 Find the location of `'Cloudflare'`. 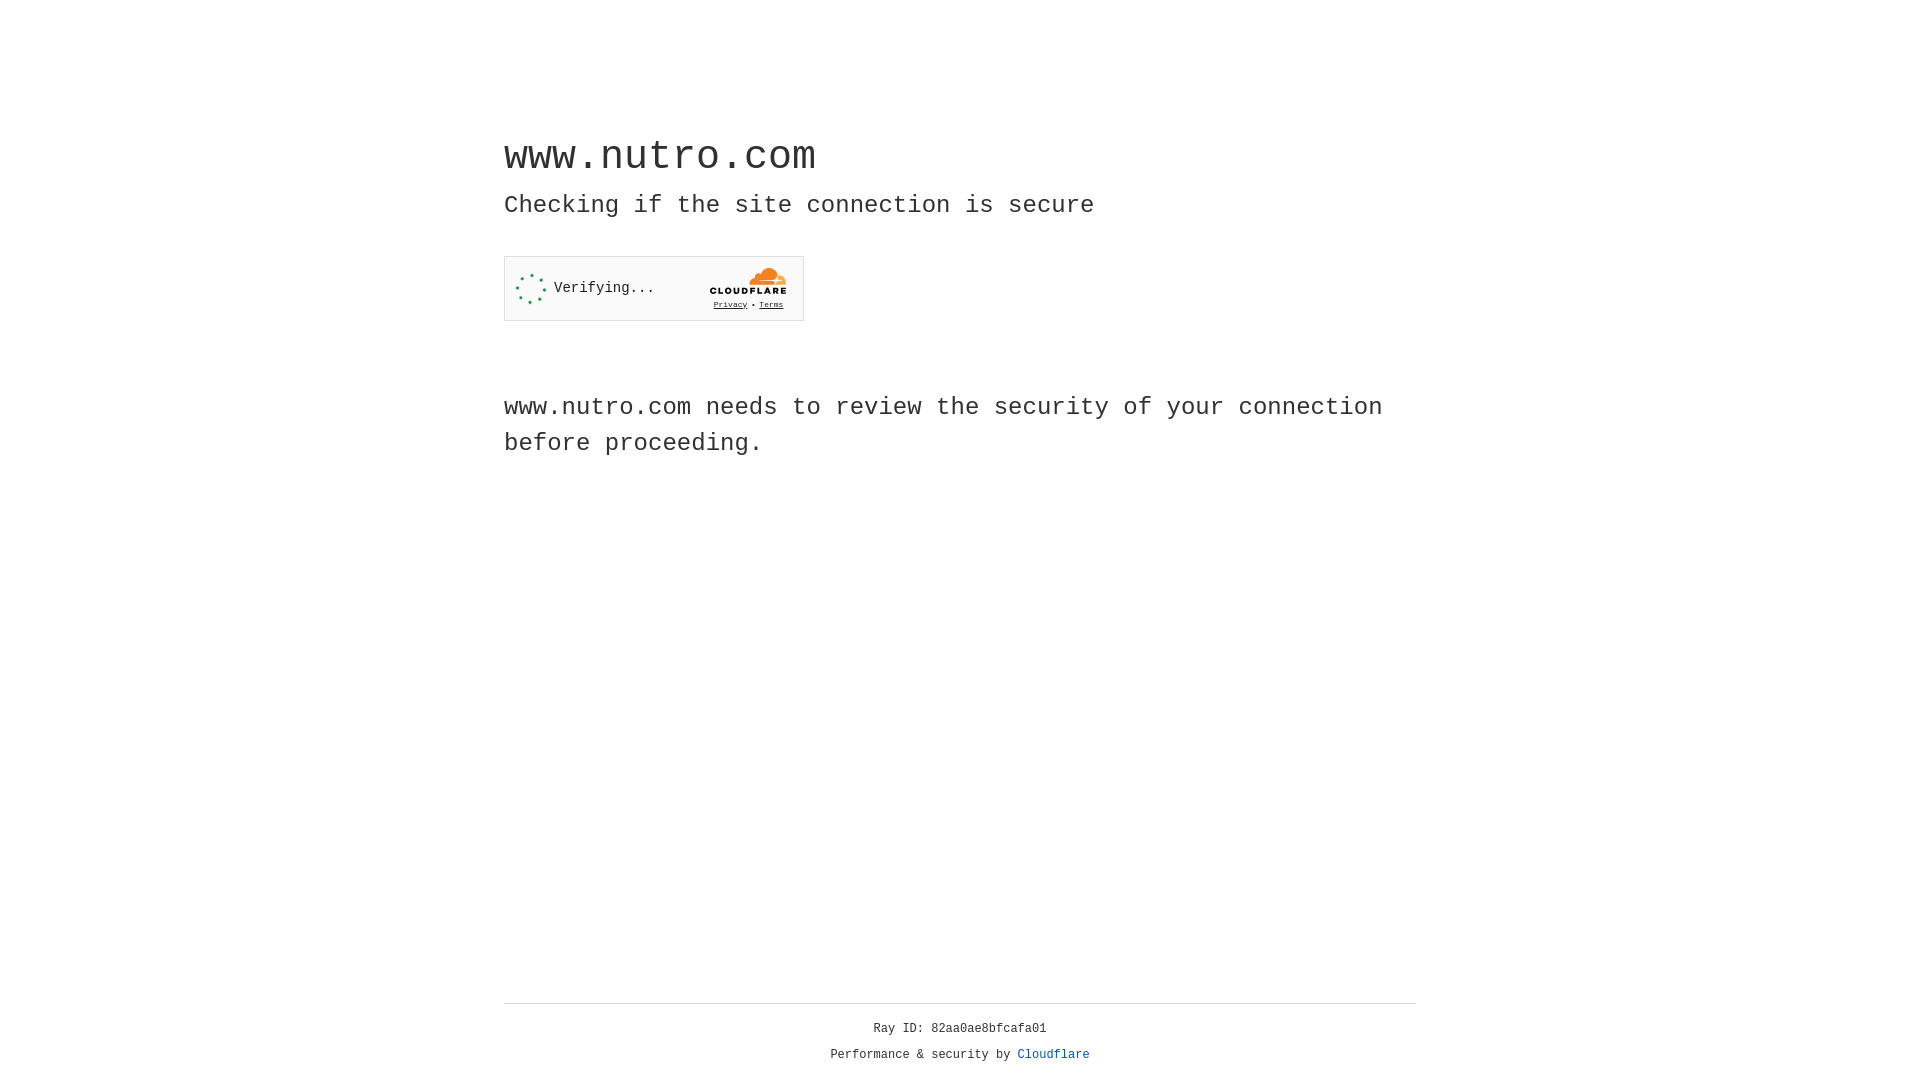

'Cloudflare' is located at coordinates (1017, 1054).